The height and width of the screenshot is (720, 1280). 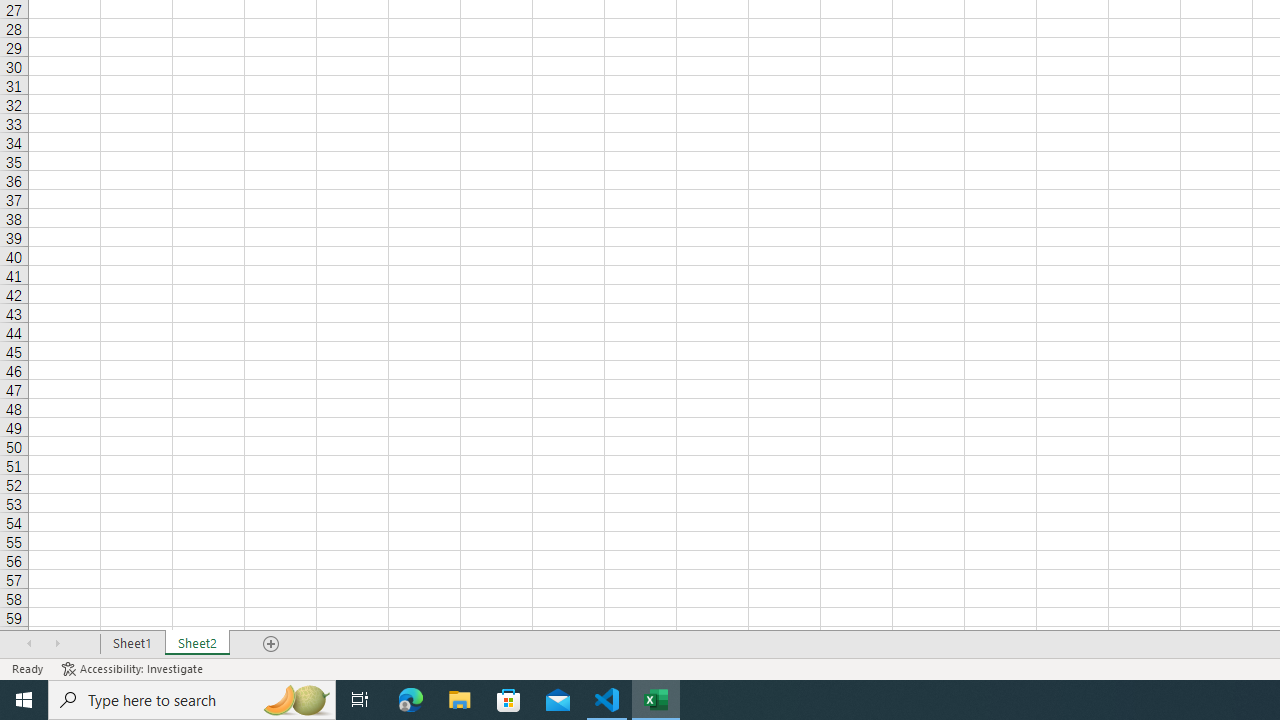 What do you see at coordinates (294, 698) in the screenshot?
I see `'Search highlights icon opens search home window'` at bounding box center [294, 698].